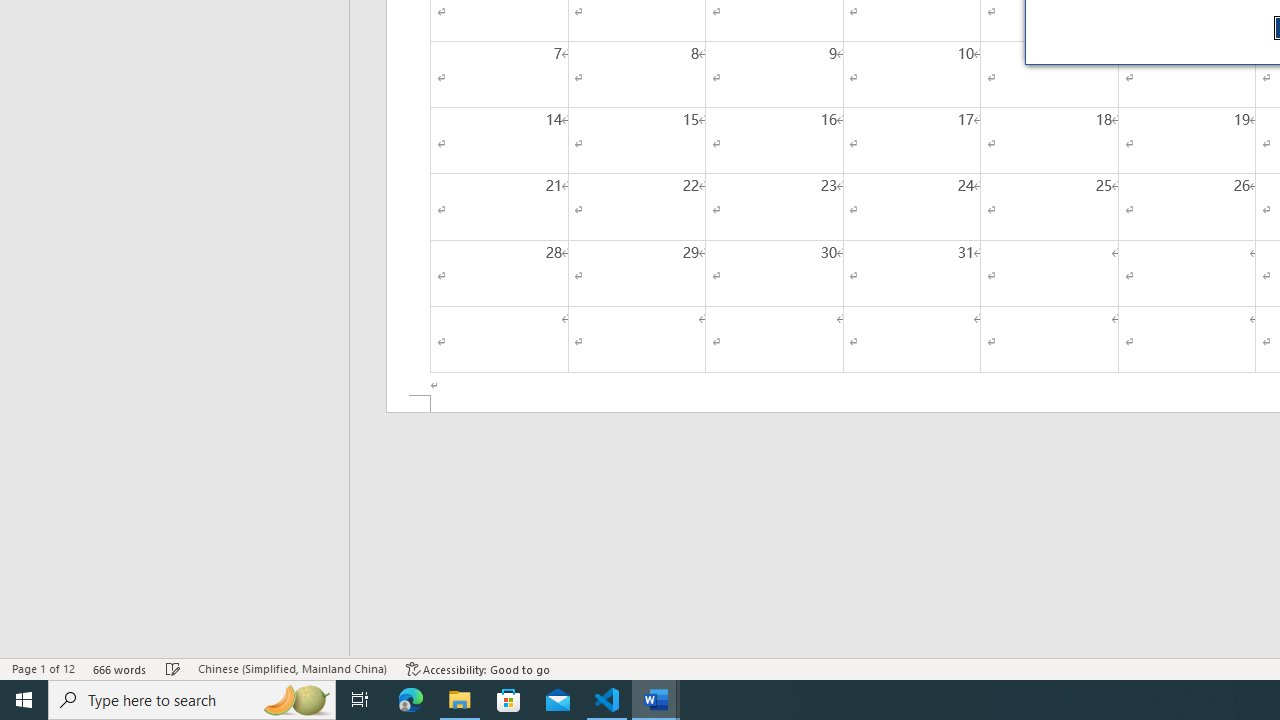 The width and height of the screenshot is (1280, 720). Describe the element at coordinates (173, 669) in the screenshot. I see `'Spelling and Grammar Check Checking'` at that location.